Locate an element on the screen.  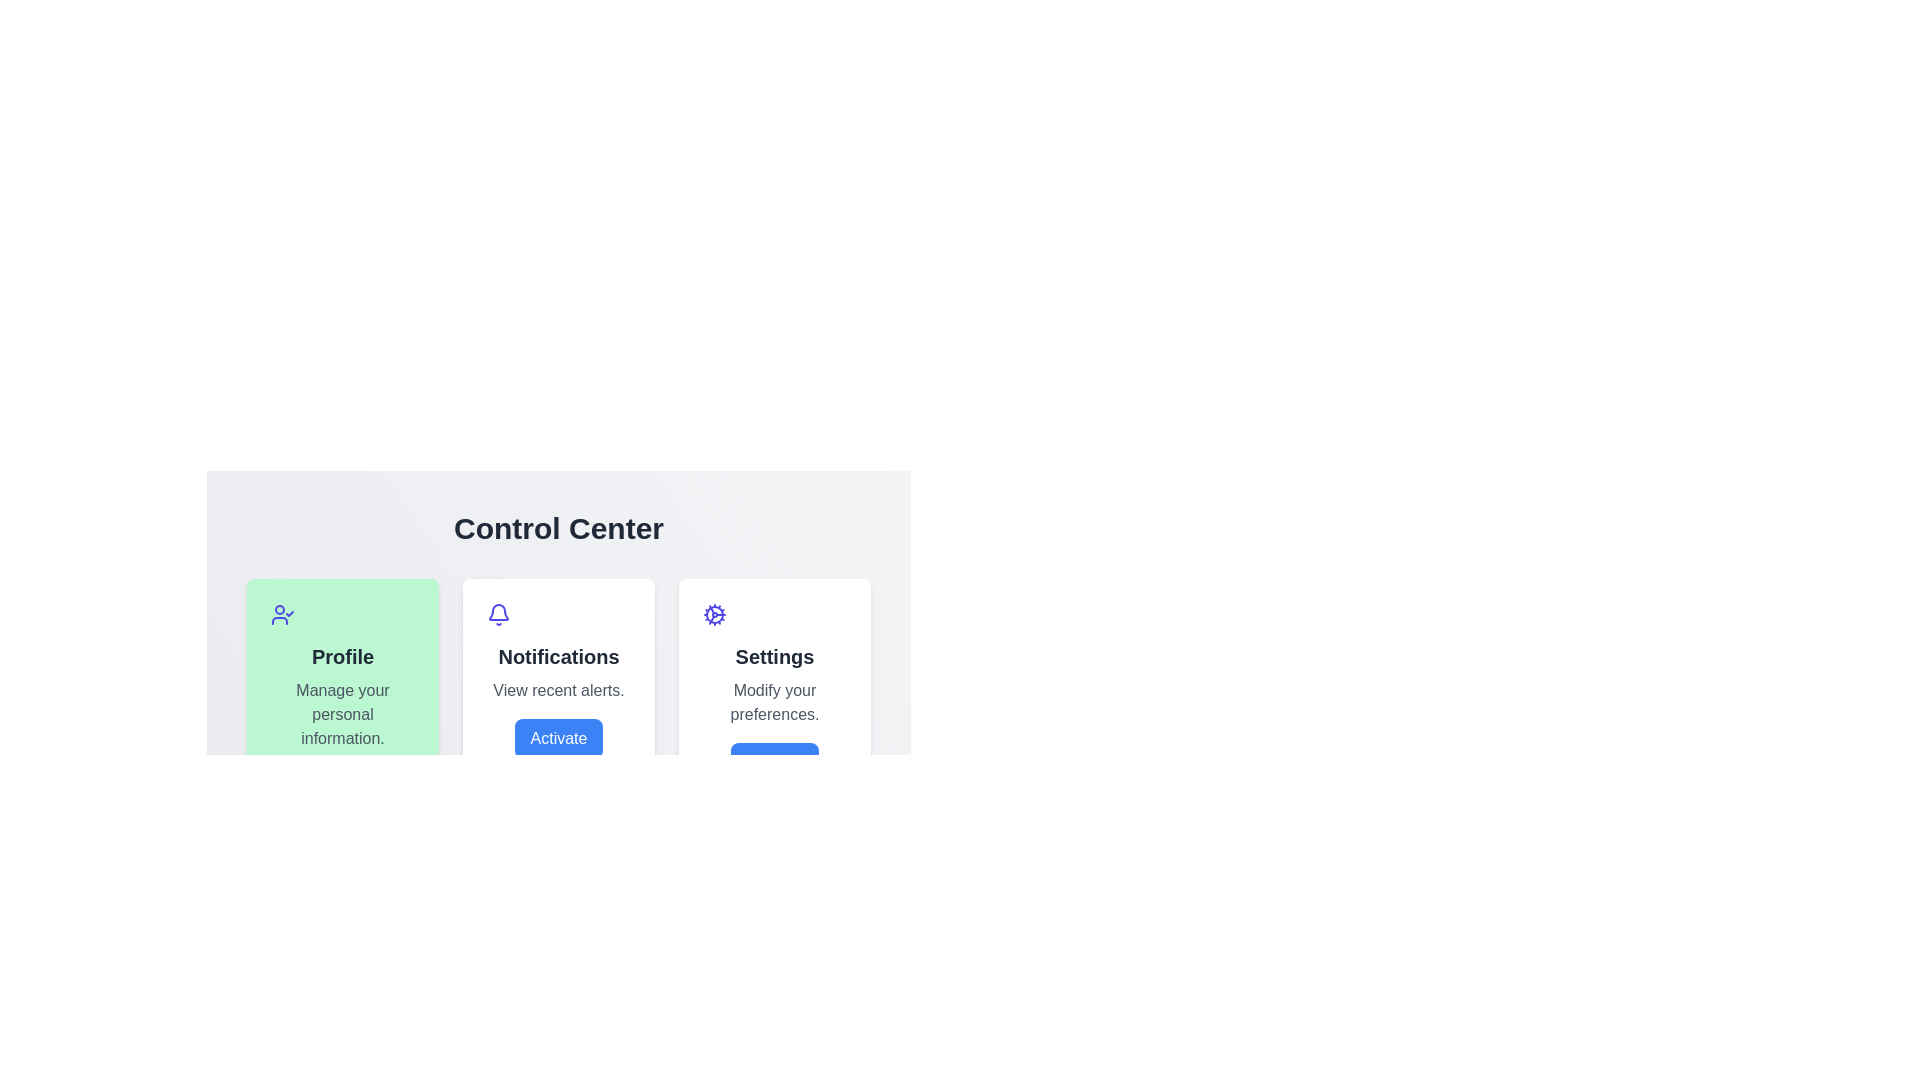
the 'Activate' button, which is a rounded rectangular button with a blue background and white text located at the bottom center of the 'Notifications' section is located at coordinates (558, 739).